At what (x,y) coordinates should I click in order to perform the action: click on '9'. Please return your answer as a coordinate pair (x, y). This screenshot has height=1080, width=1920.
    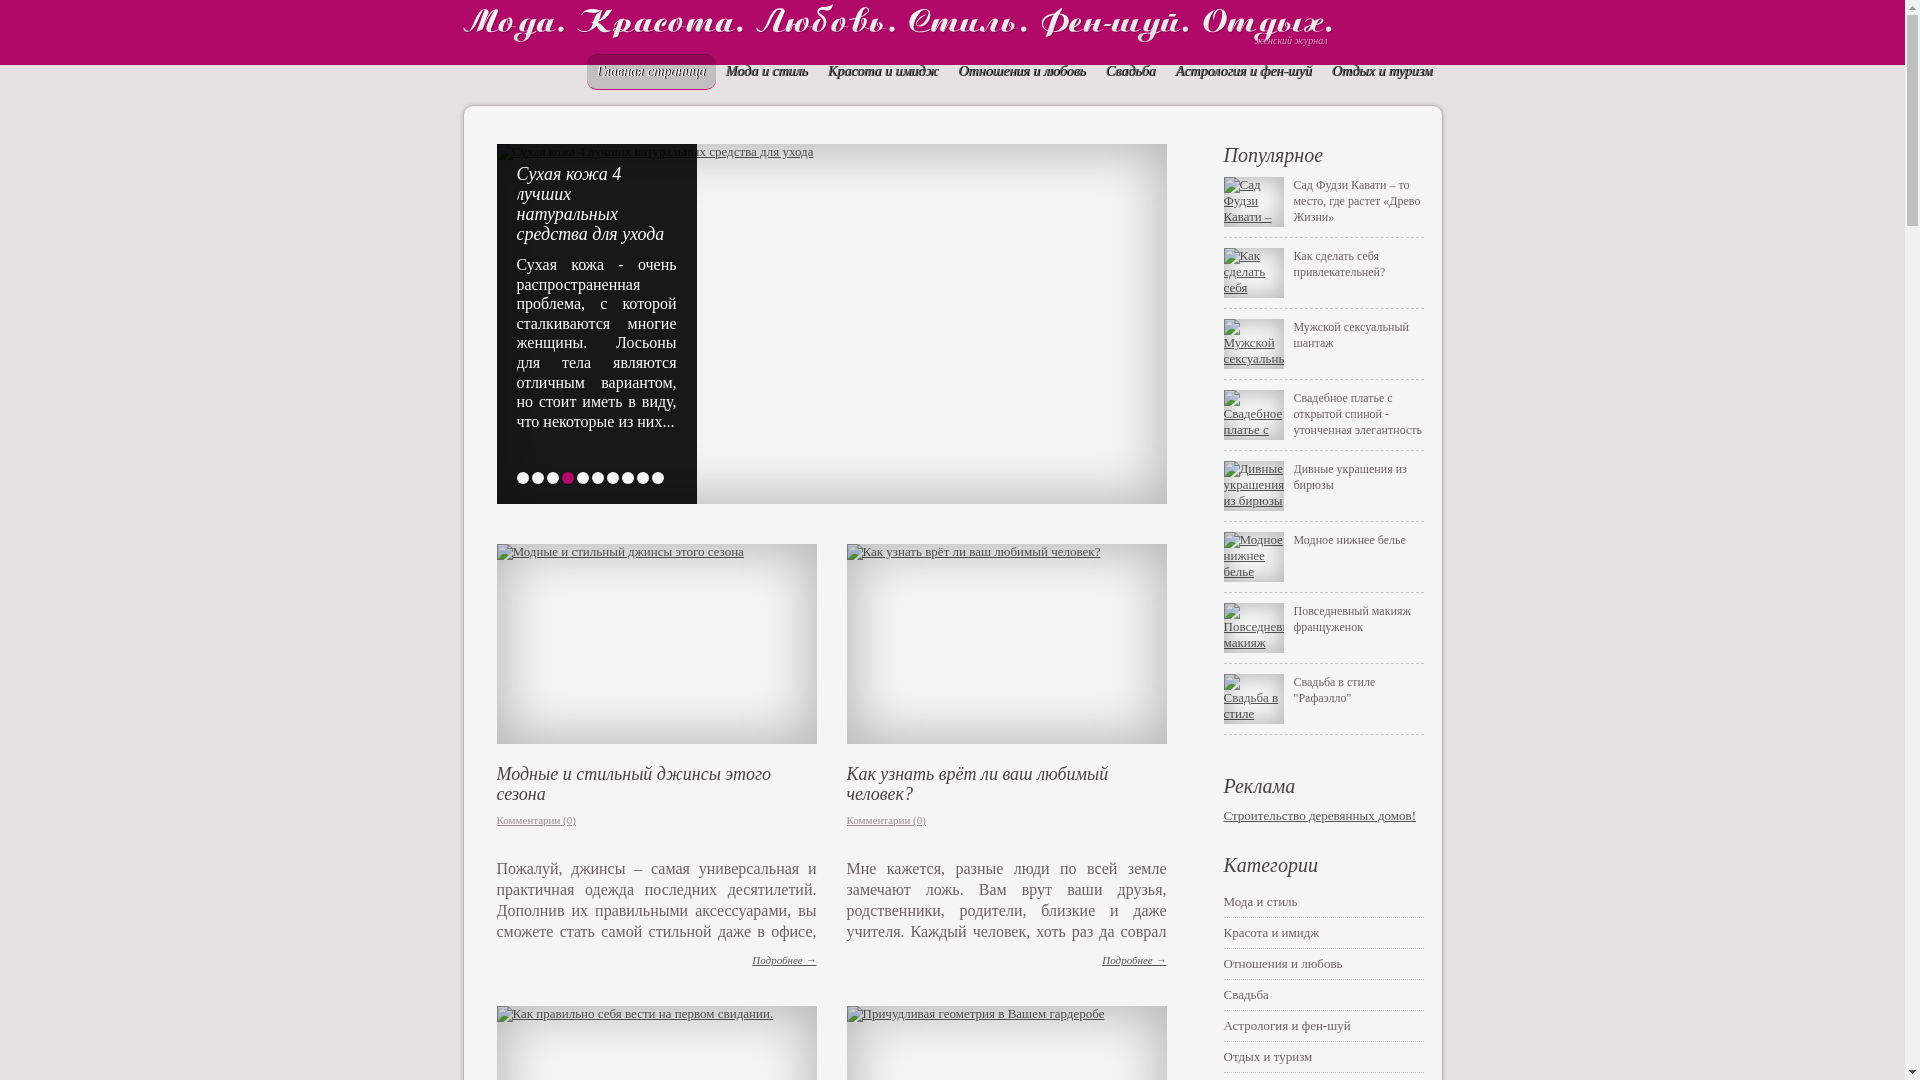
    Looking at the image, I should click on (634, 478).